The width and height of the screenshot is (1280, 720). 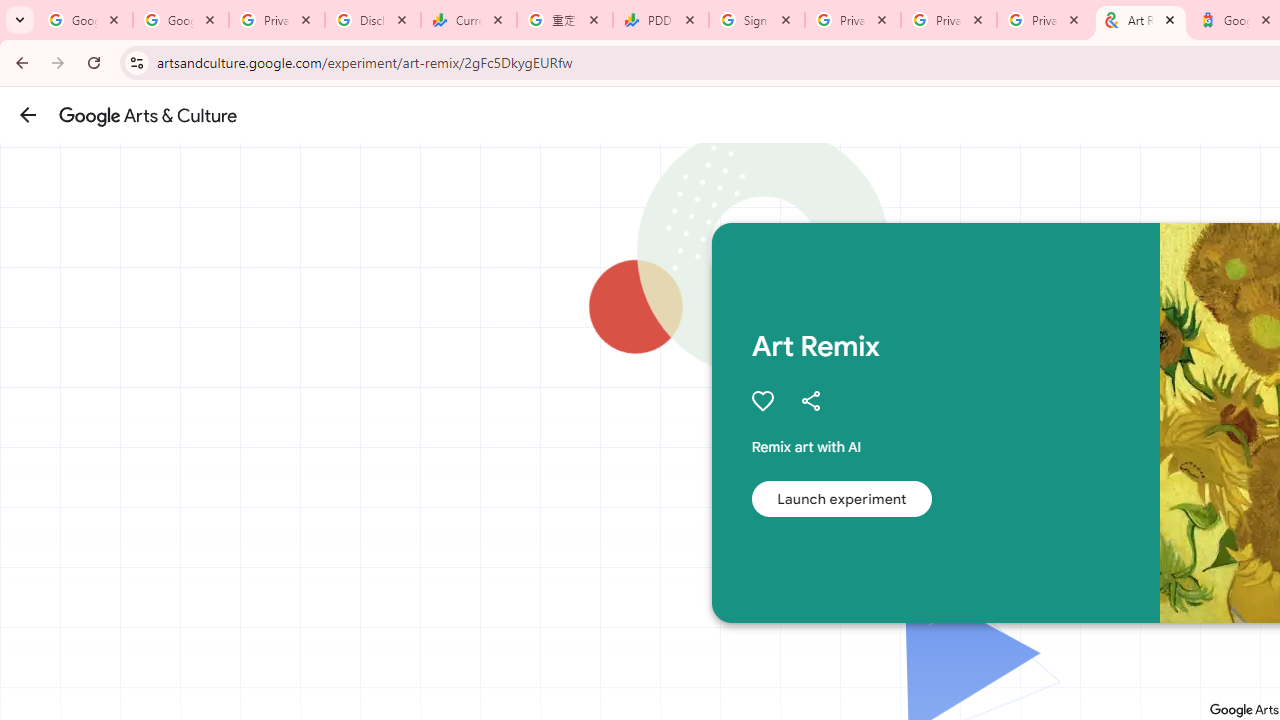 What do you see at coordinates (84, 20) in the screenshot?
I see `'Google Workspace Admin Community'` at bounding box center [84, 20].